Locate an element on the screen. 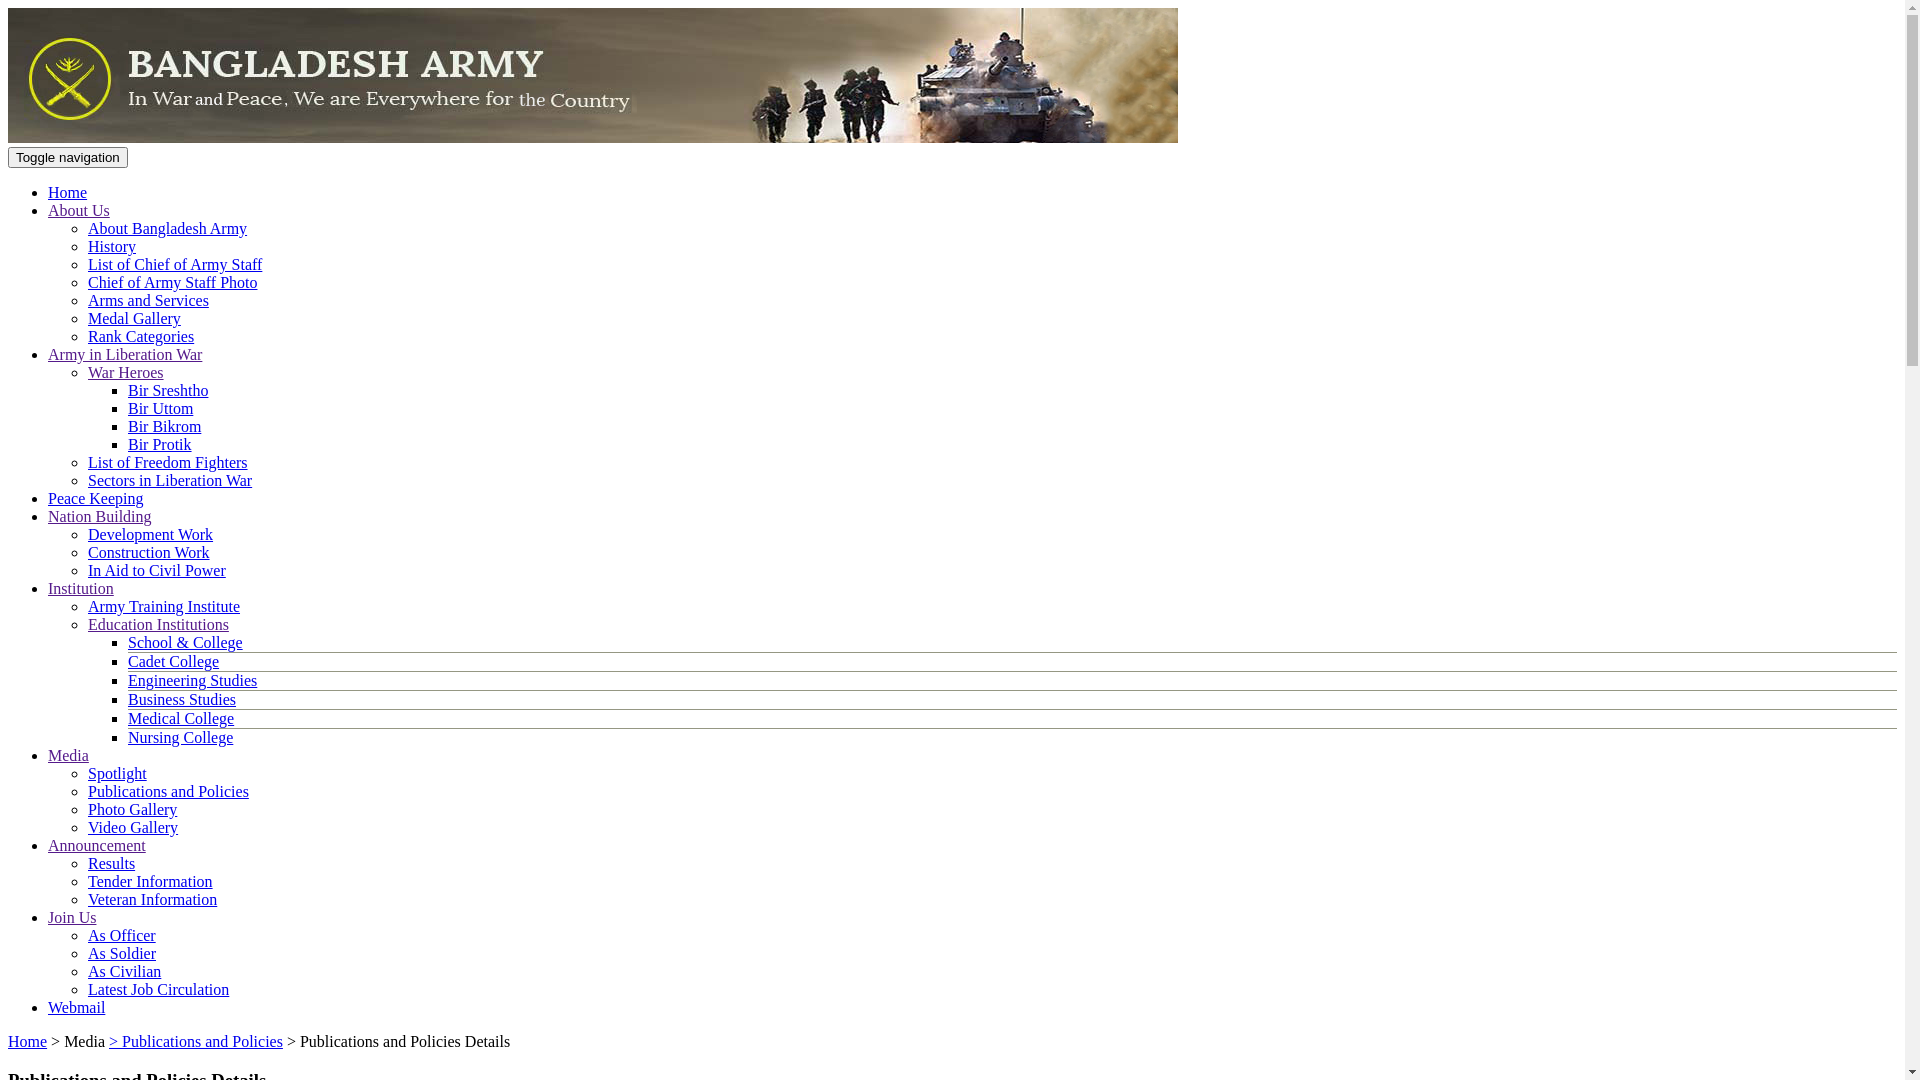 The height and width of the screenshot is (1080, 1920). 'Home' is located at coordinates (67, 192).